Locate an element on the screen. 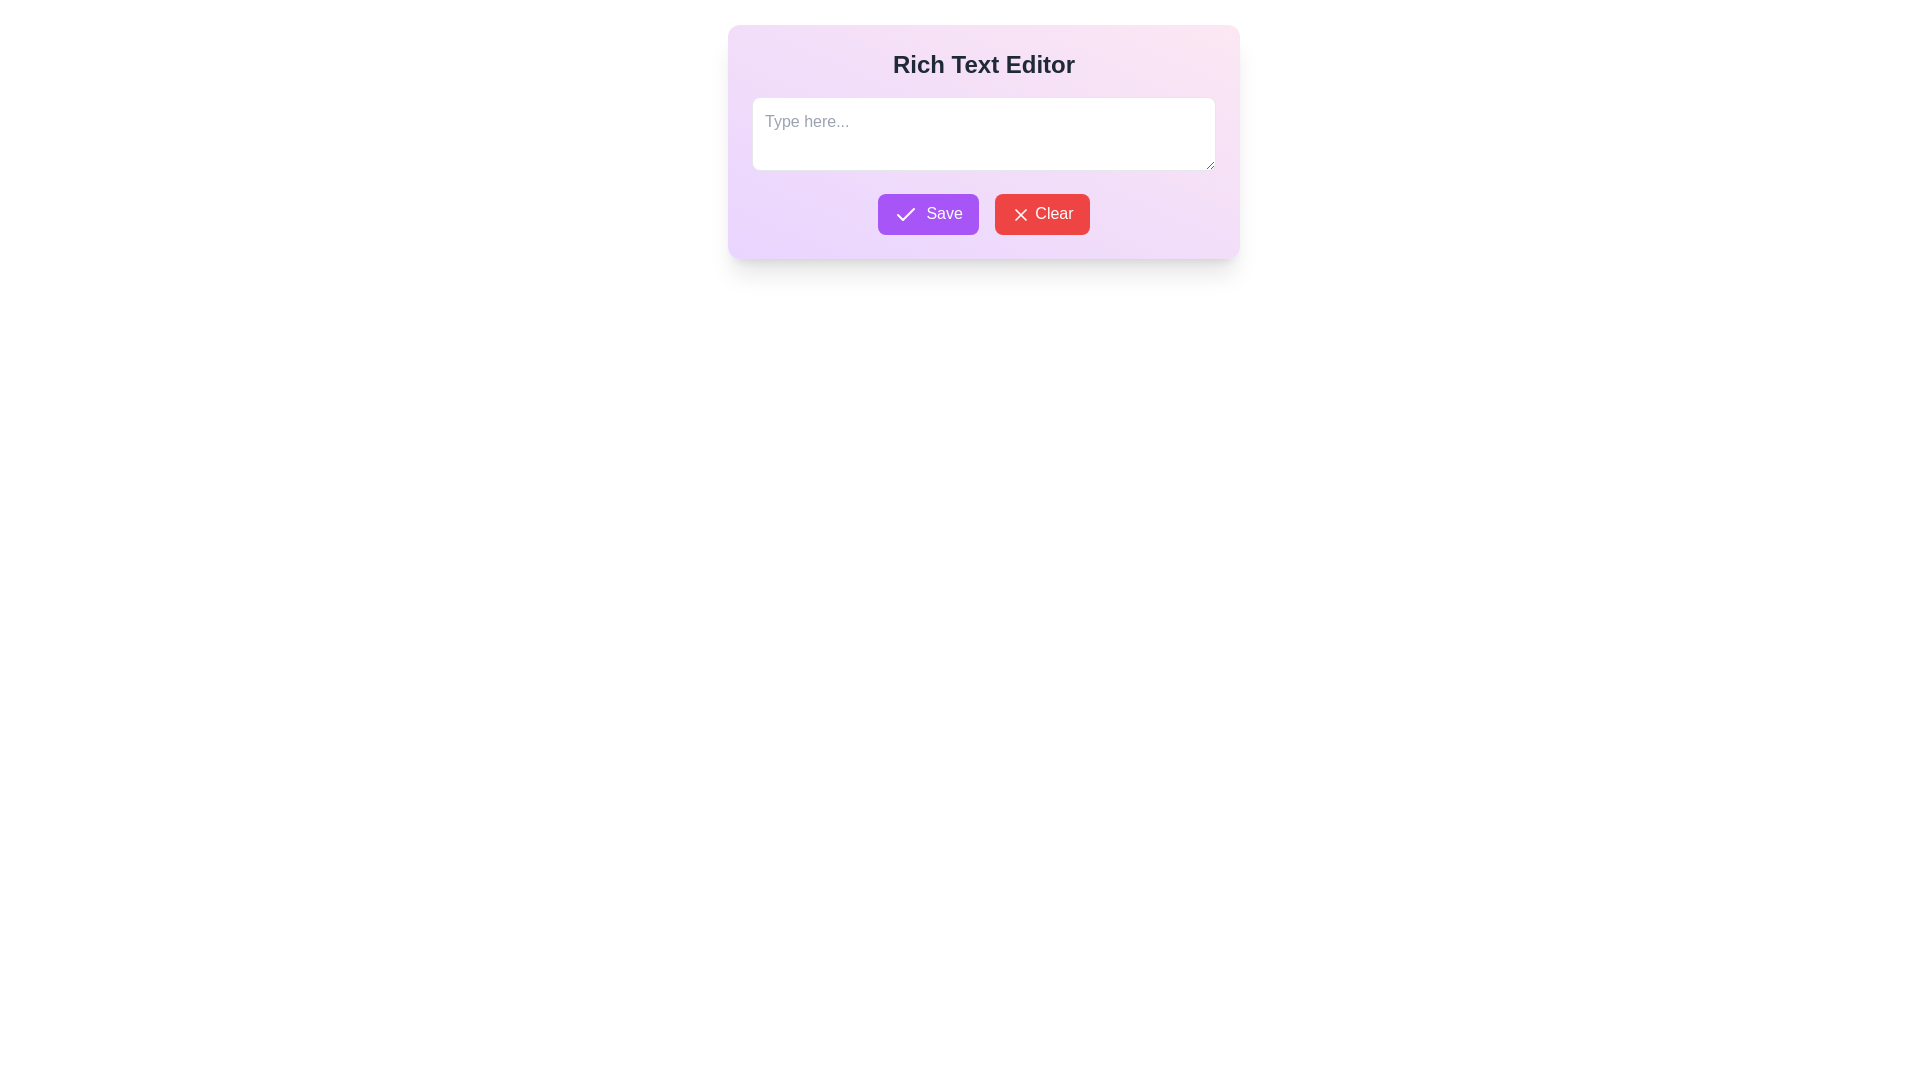 The image size is (1920, 1080). the close or clear icon located inside the red 'Clear' button in the toolbar, which is positioned to the right of the purple 'Save' button beneath the 'Rich Text Editor' is located at coordinates (1020, 215).